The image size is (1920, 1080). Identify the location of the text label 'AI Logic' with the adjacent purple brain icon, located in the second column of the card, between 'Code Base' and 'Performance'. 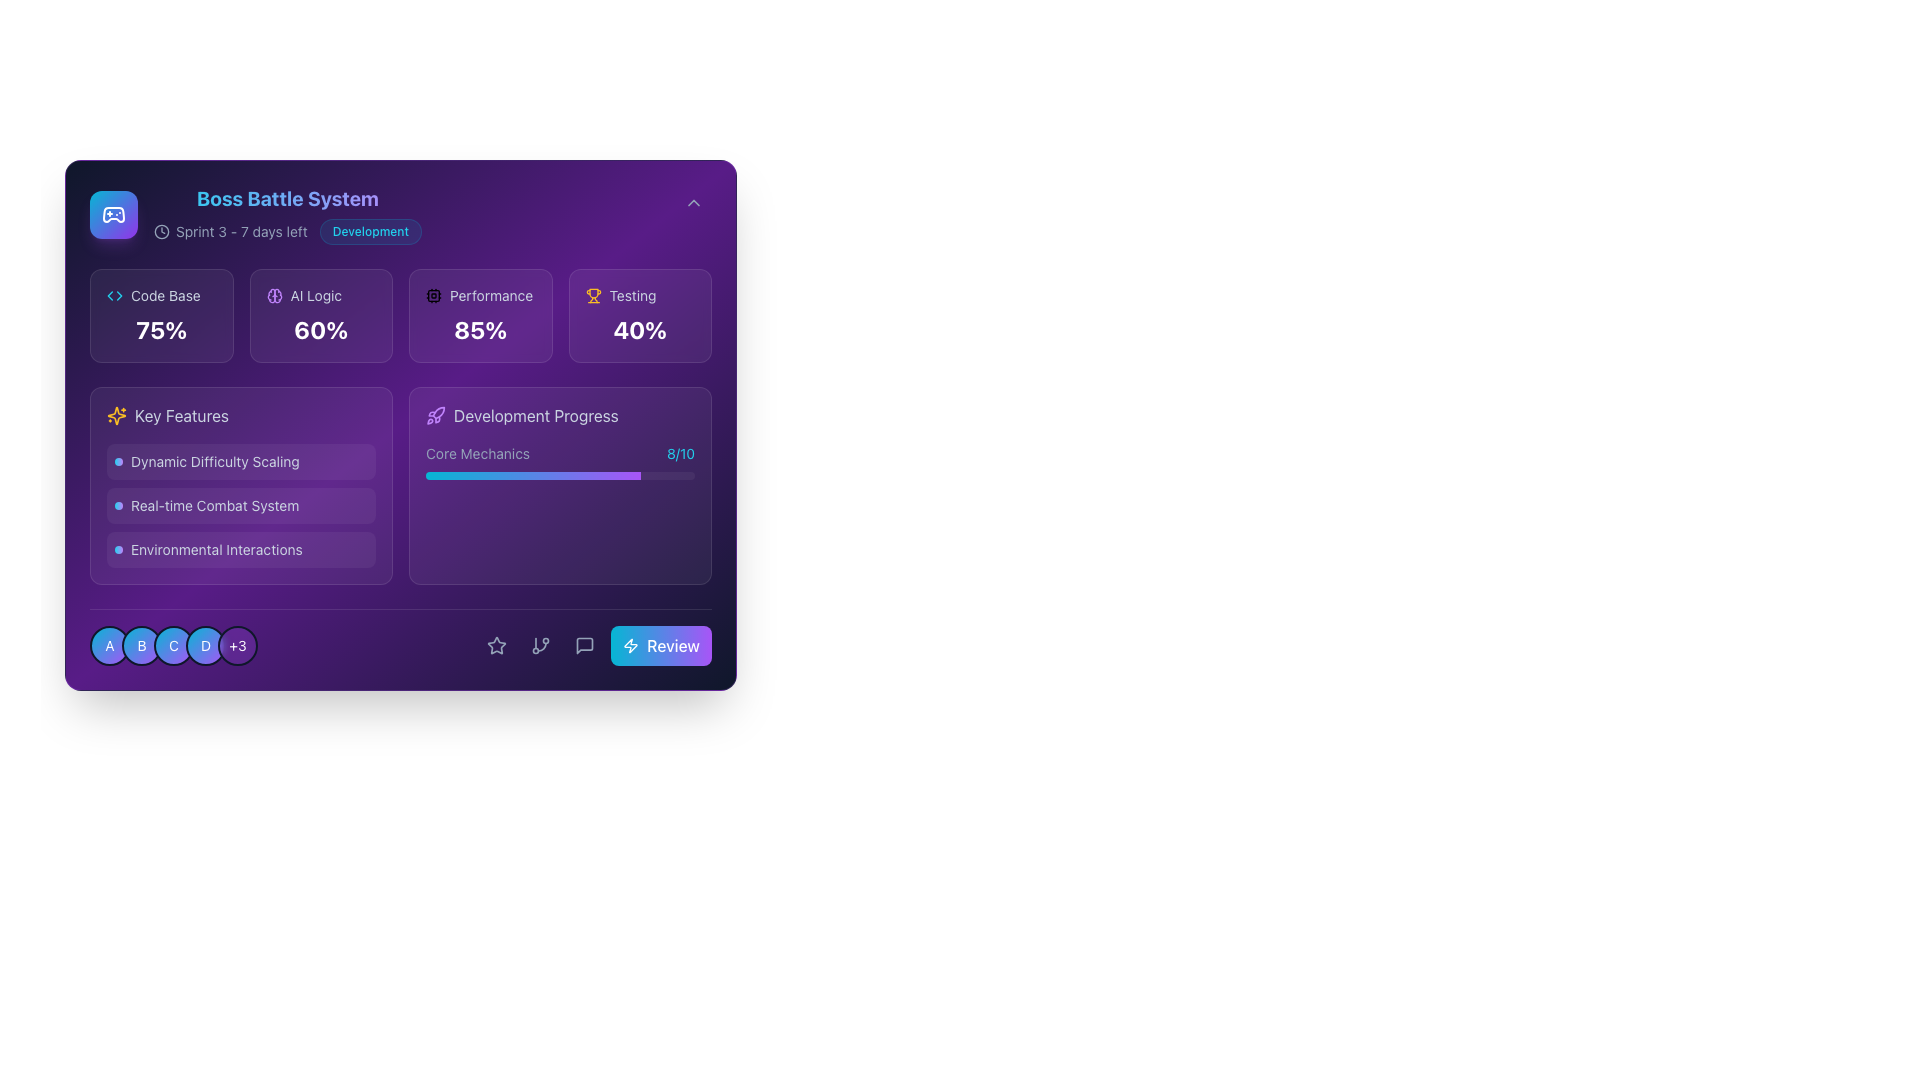
(321, 296).